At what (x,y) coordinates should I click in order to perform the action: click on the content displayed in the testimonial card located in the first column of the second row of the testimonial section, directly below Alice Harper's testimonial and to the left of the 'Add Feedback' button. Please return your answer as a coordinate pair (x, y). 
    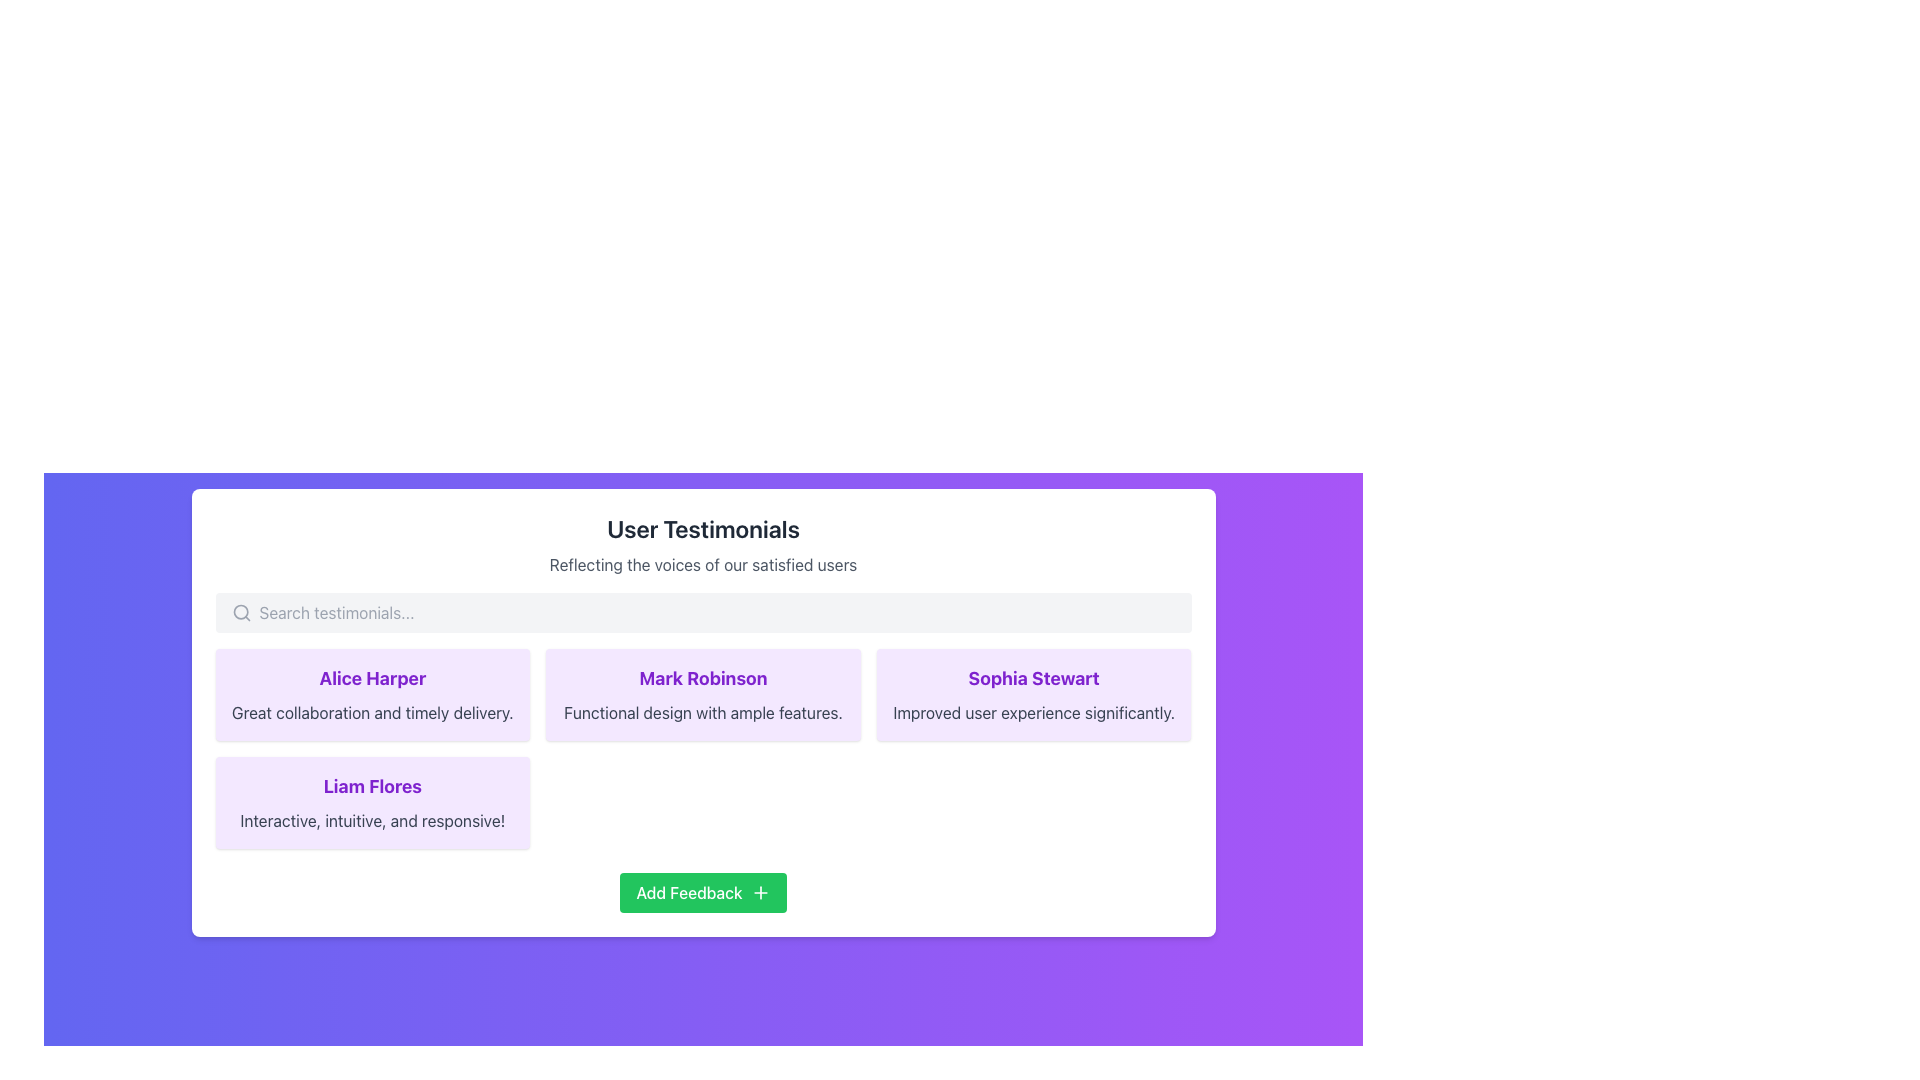
    Looking at the image, I should click on (372, 801).